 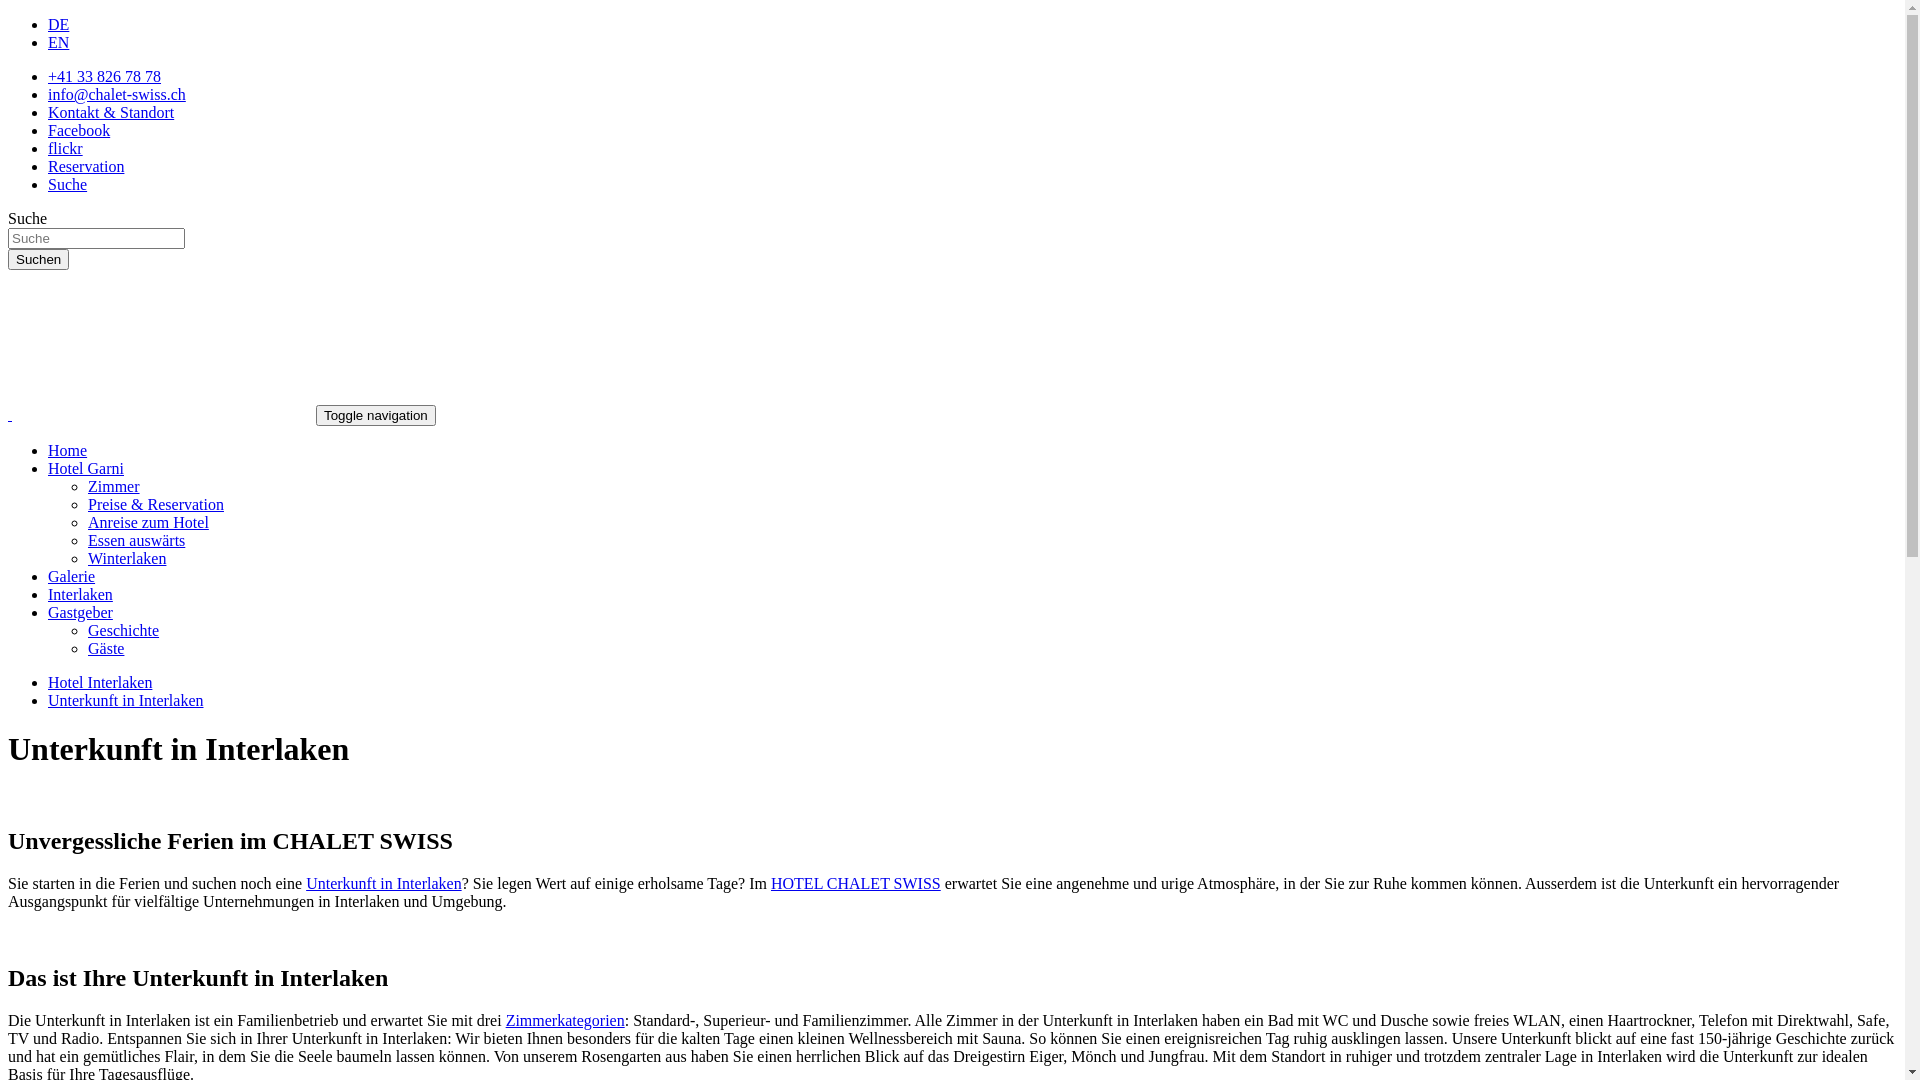 I want to click on 'info@chalet-swiss.ch', so click(x=115, y=94).